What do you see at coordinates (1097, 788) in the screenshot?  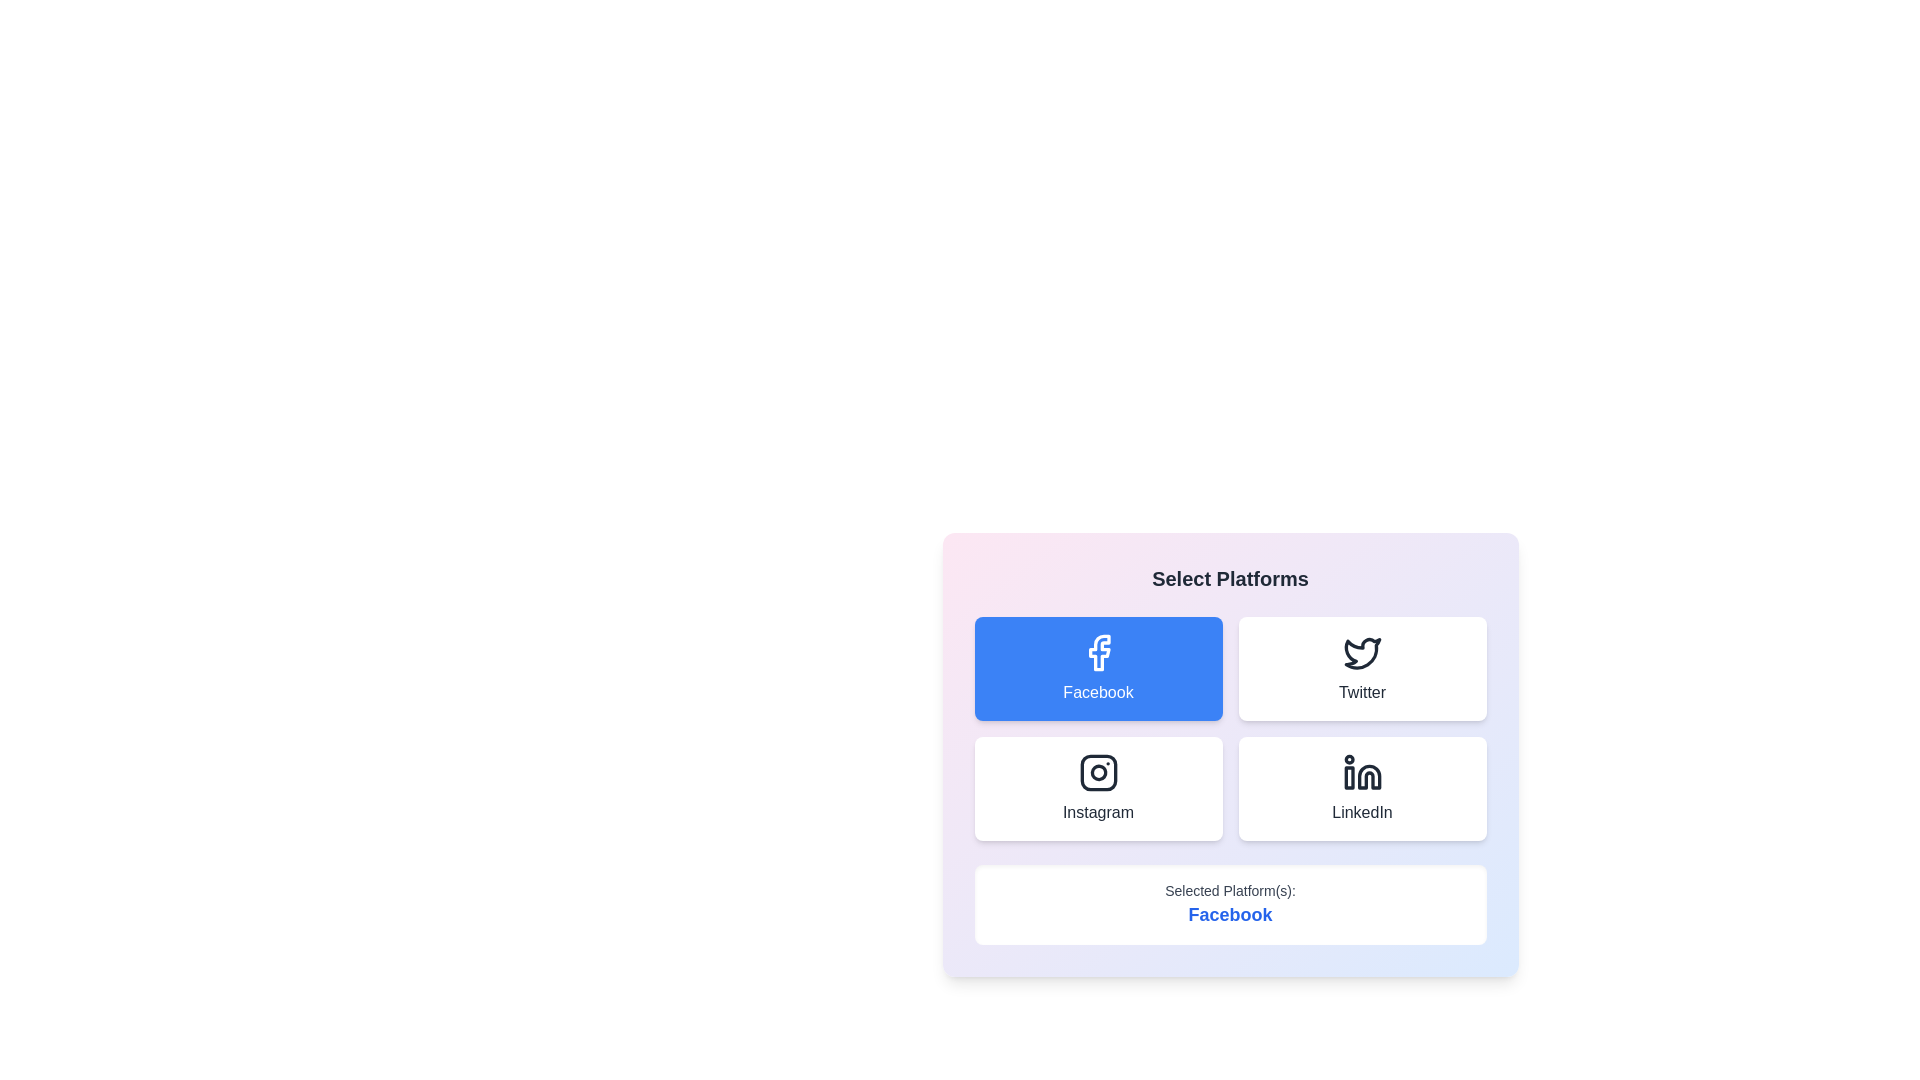 I see `the Instagram button` at bounding box center [1097, 788].